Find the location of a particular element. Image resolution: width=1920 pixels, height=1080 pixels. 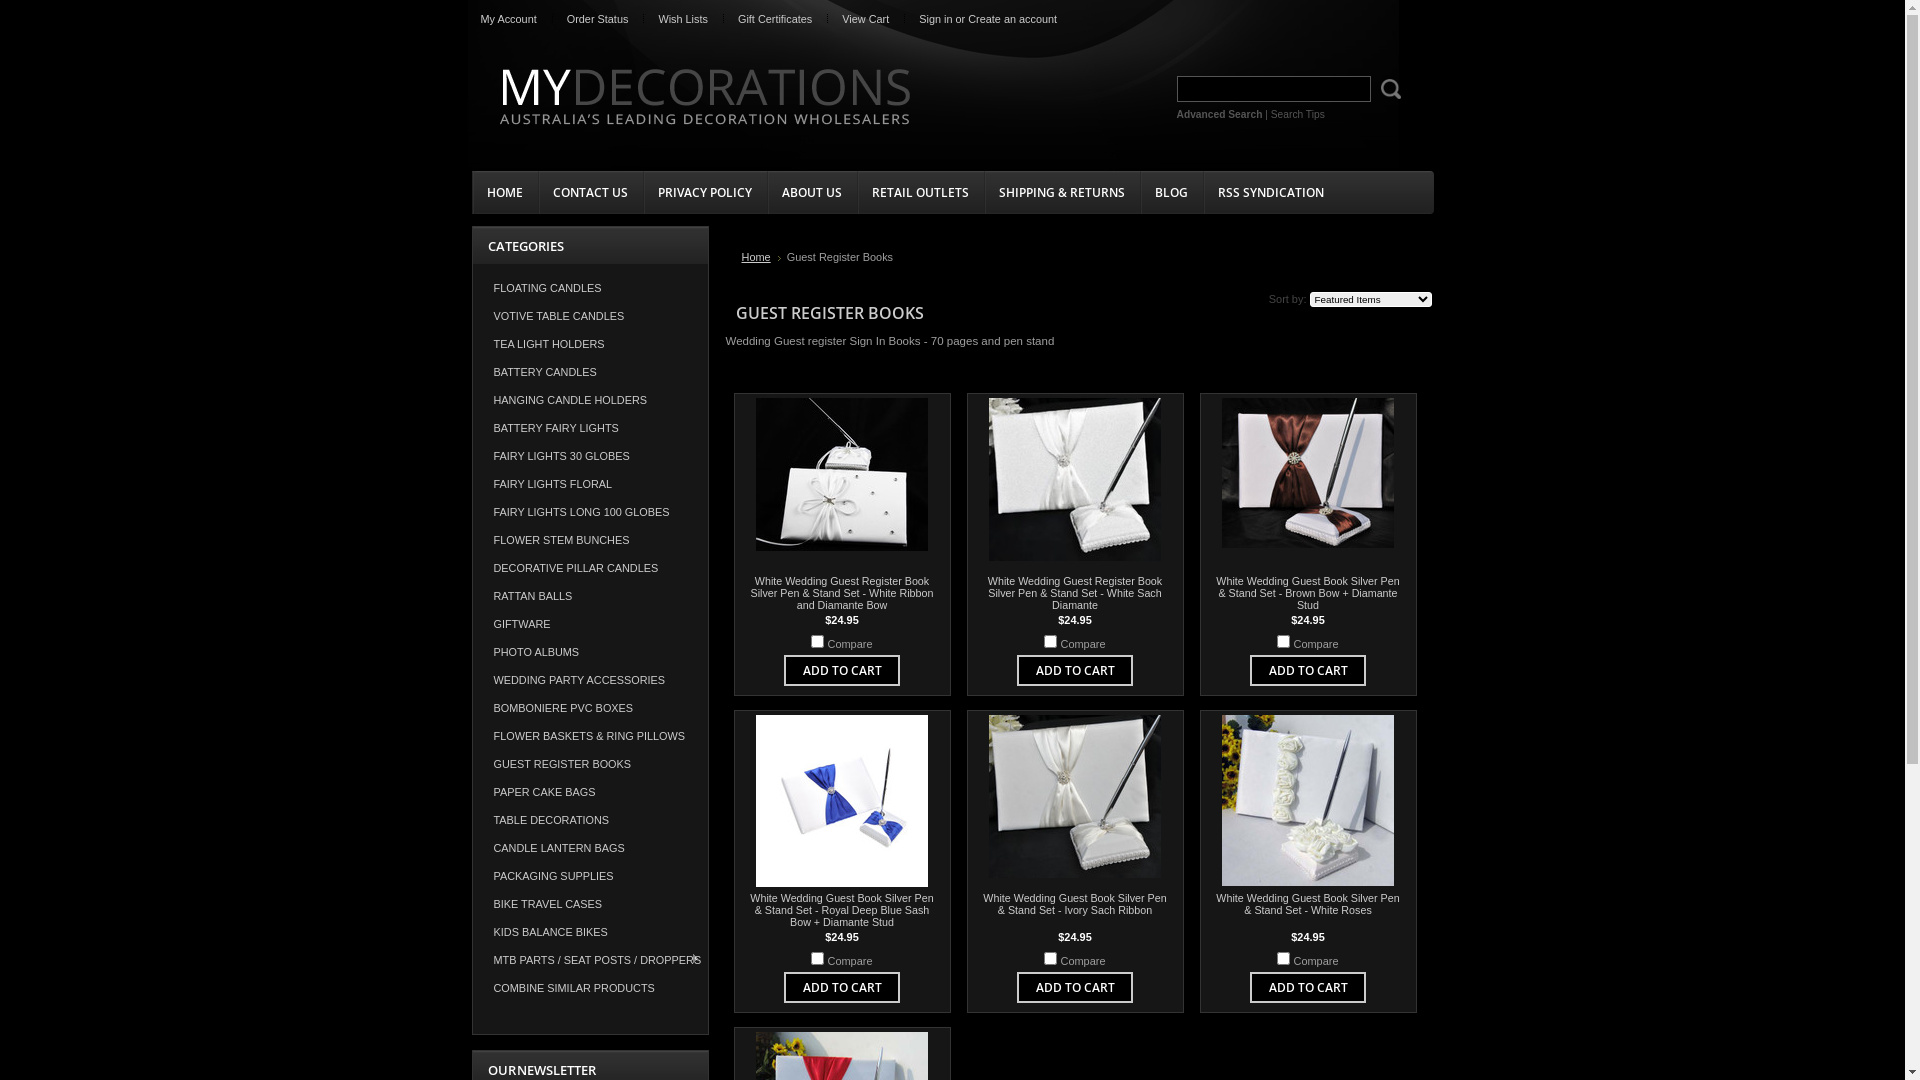

'RATTAN BALLS' is located at coordinates (589, 595).